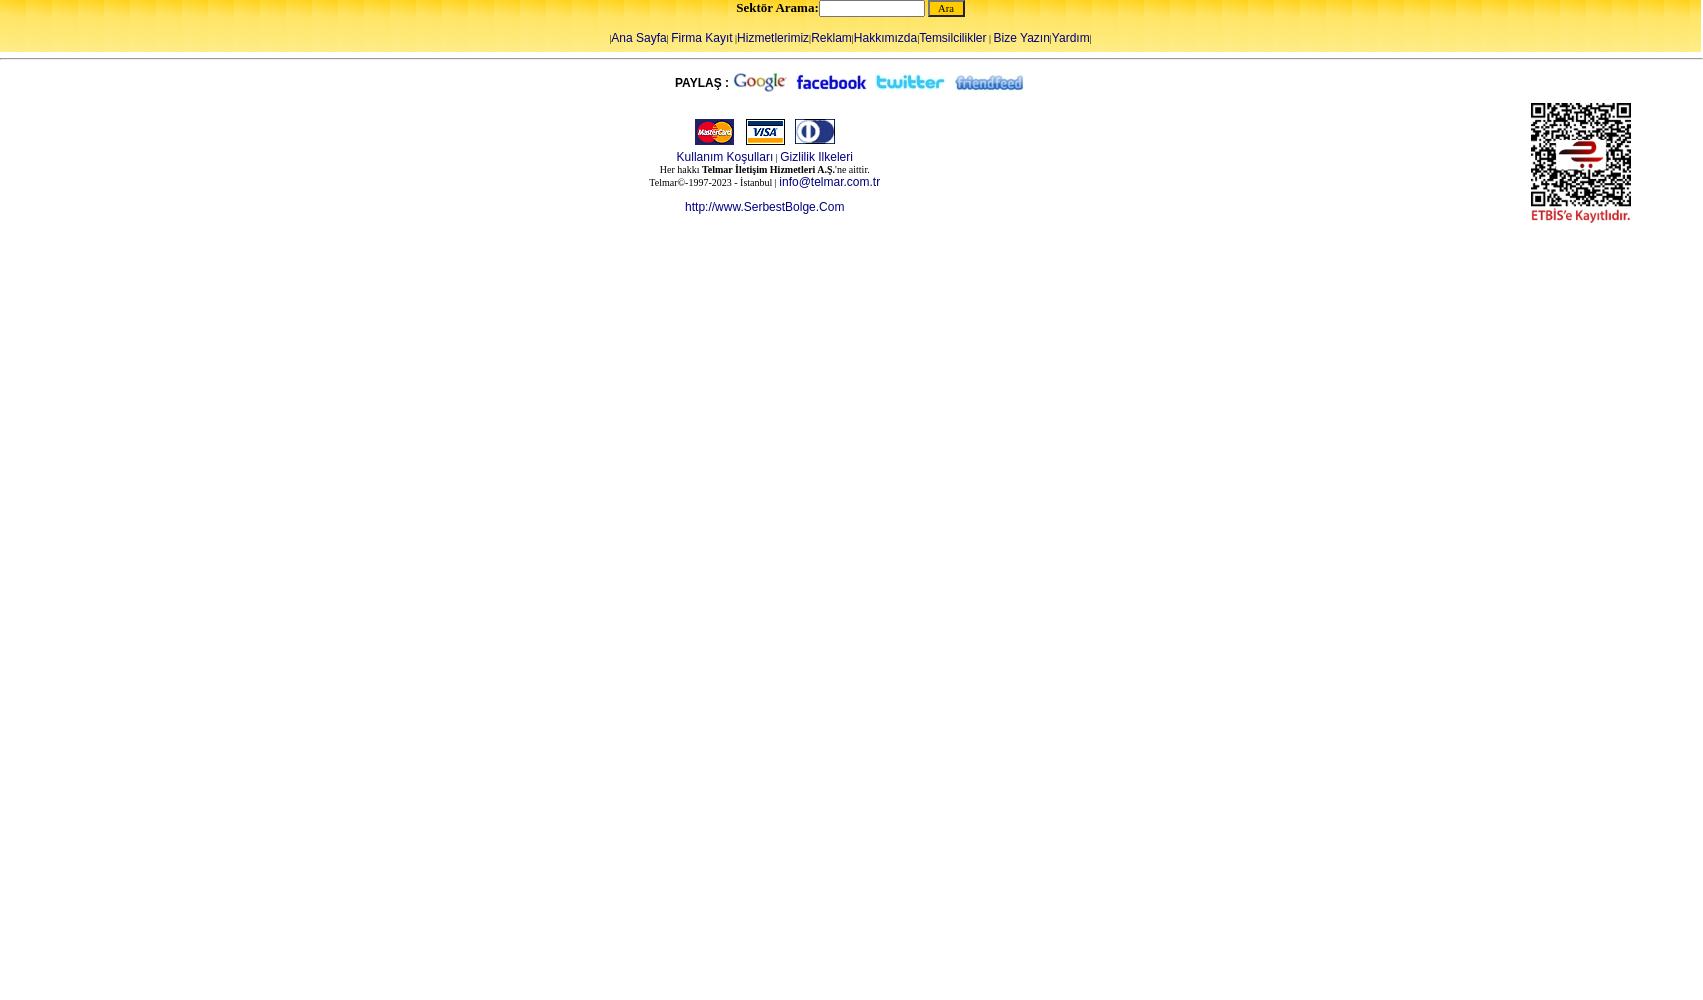 Image resolution: width=1703 pixels, height=1000 pixels. Describe the element at coordinates (768, 169) in the screenshot. I see `'Telmar İletişim Hizmetleri A.Ş.'` at that location.